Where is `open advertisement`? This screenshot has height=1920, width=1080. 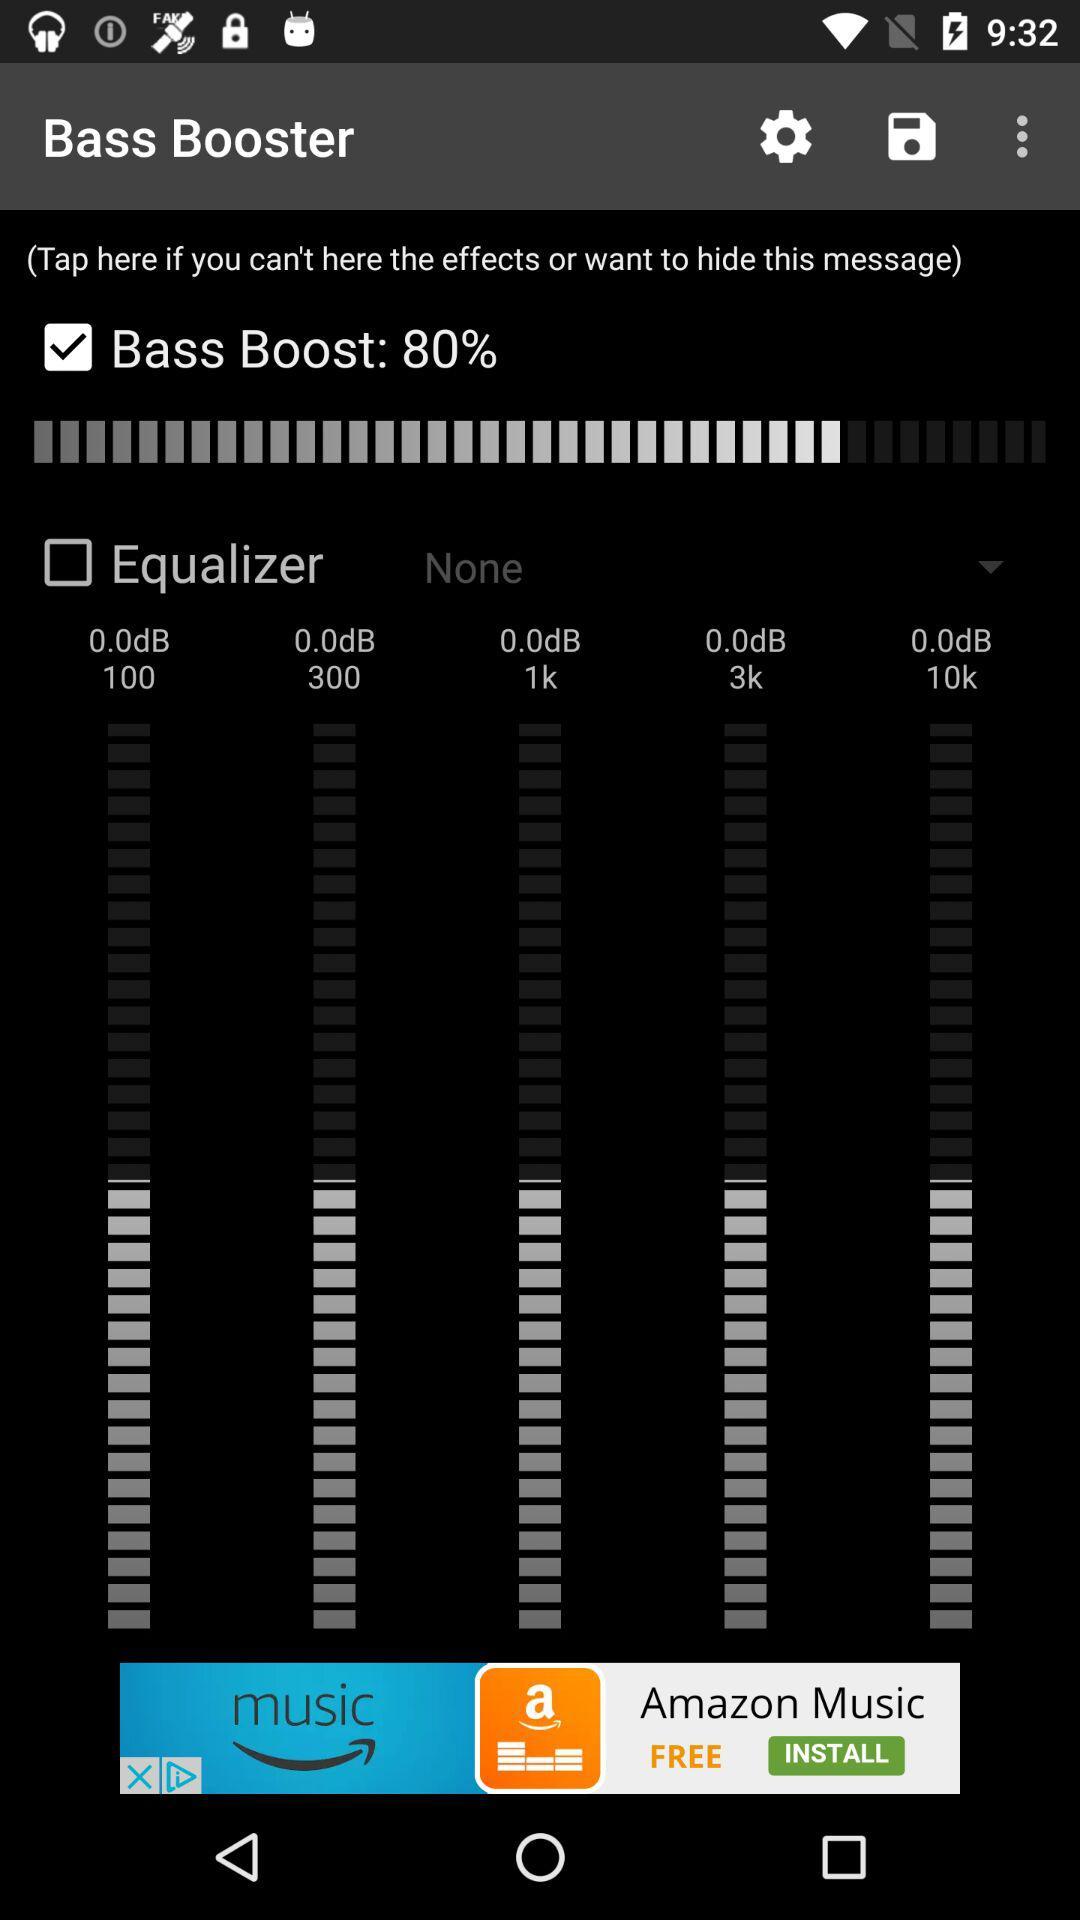
open advertisement is located at coordinates (540, 1727).